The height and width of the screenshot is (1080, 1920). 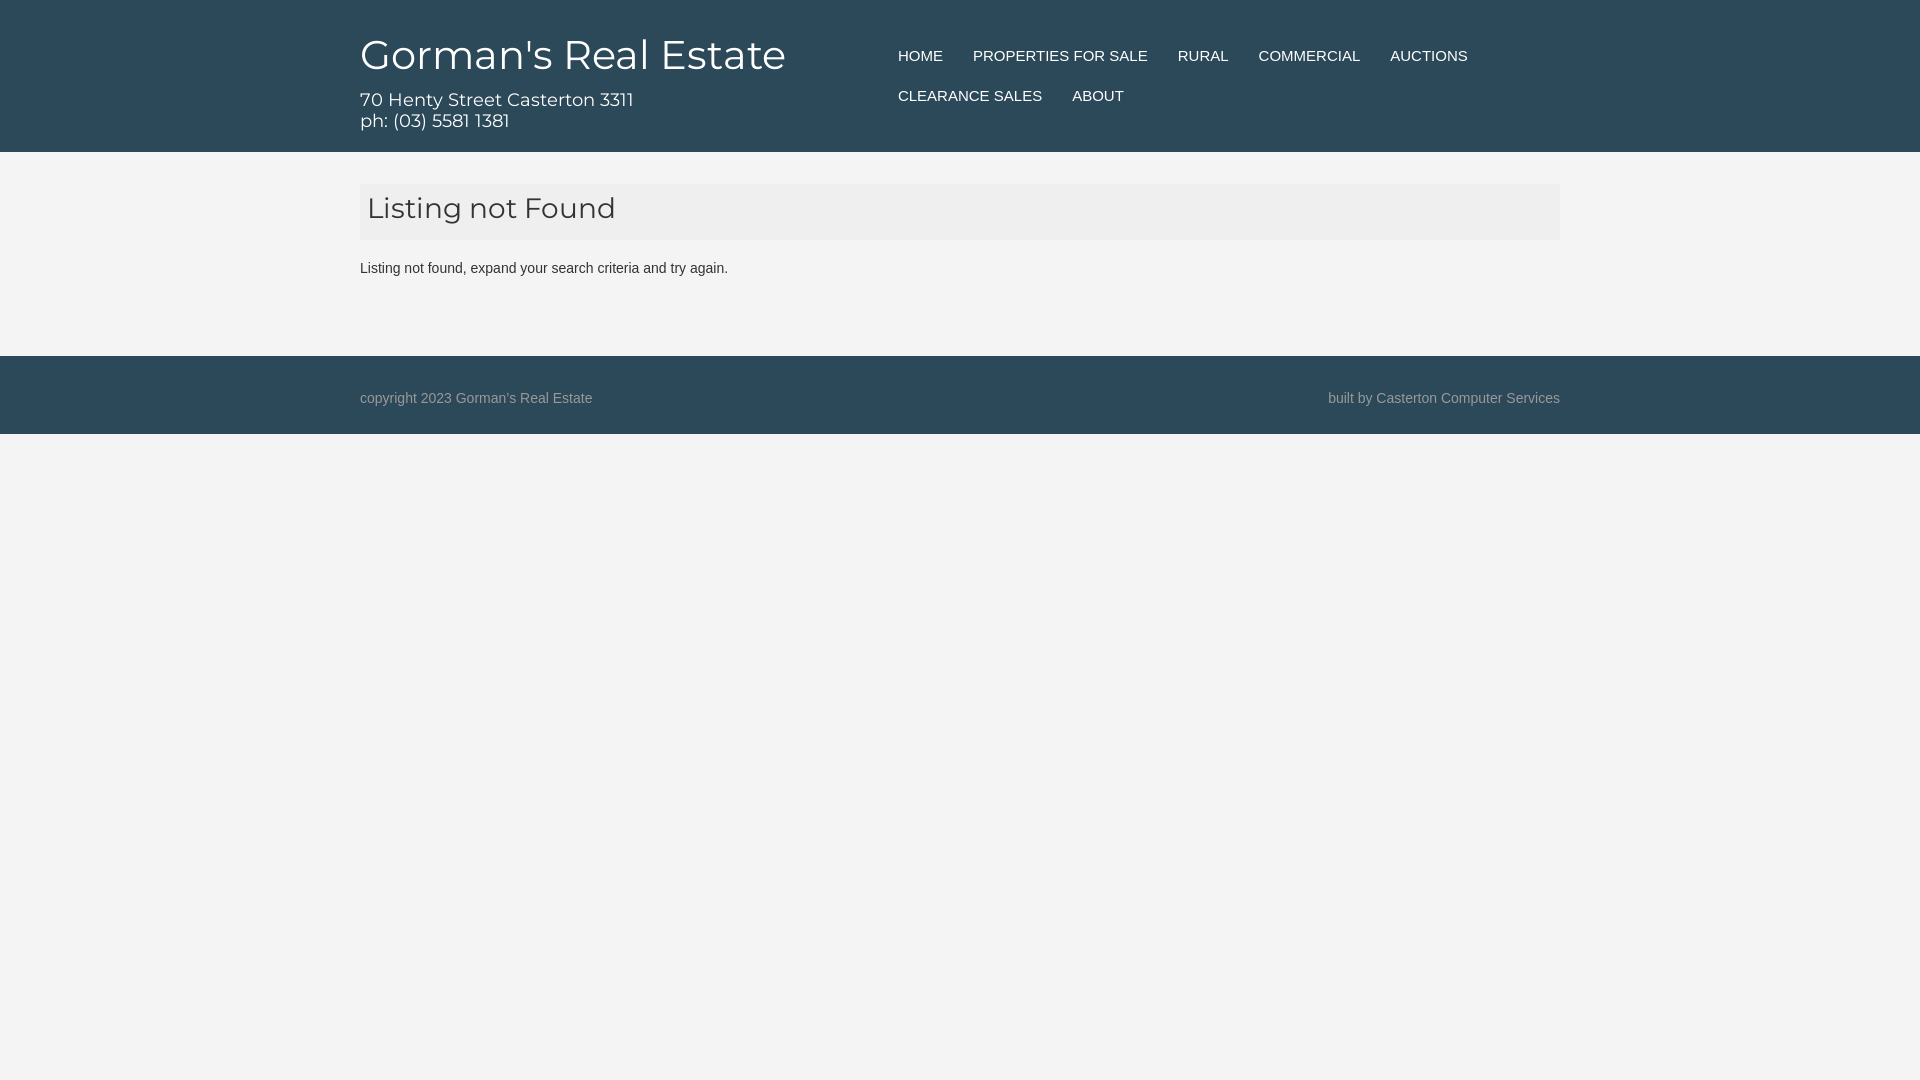 What do you see at coordinates (1059, 55) in the screenshot?
I see `'PROPERTIES FOR SALE'` at bounding box center [1059, 55].